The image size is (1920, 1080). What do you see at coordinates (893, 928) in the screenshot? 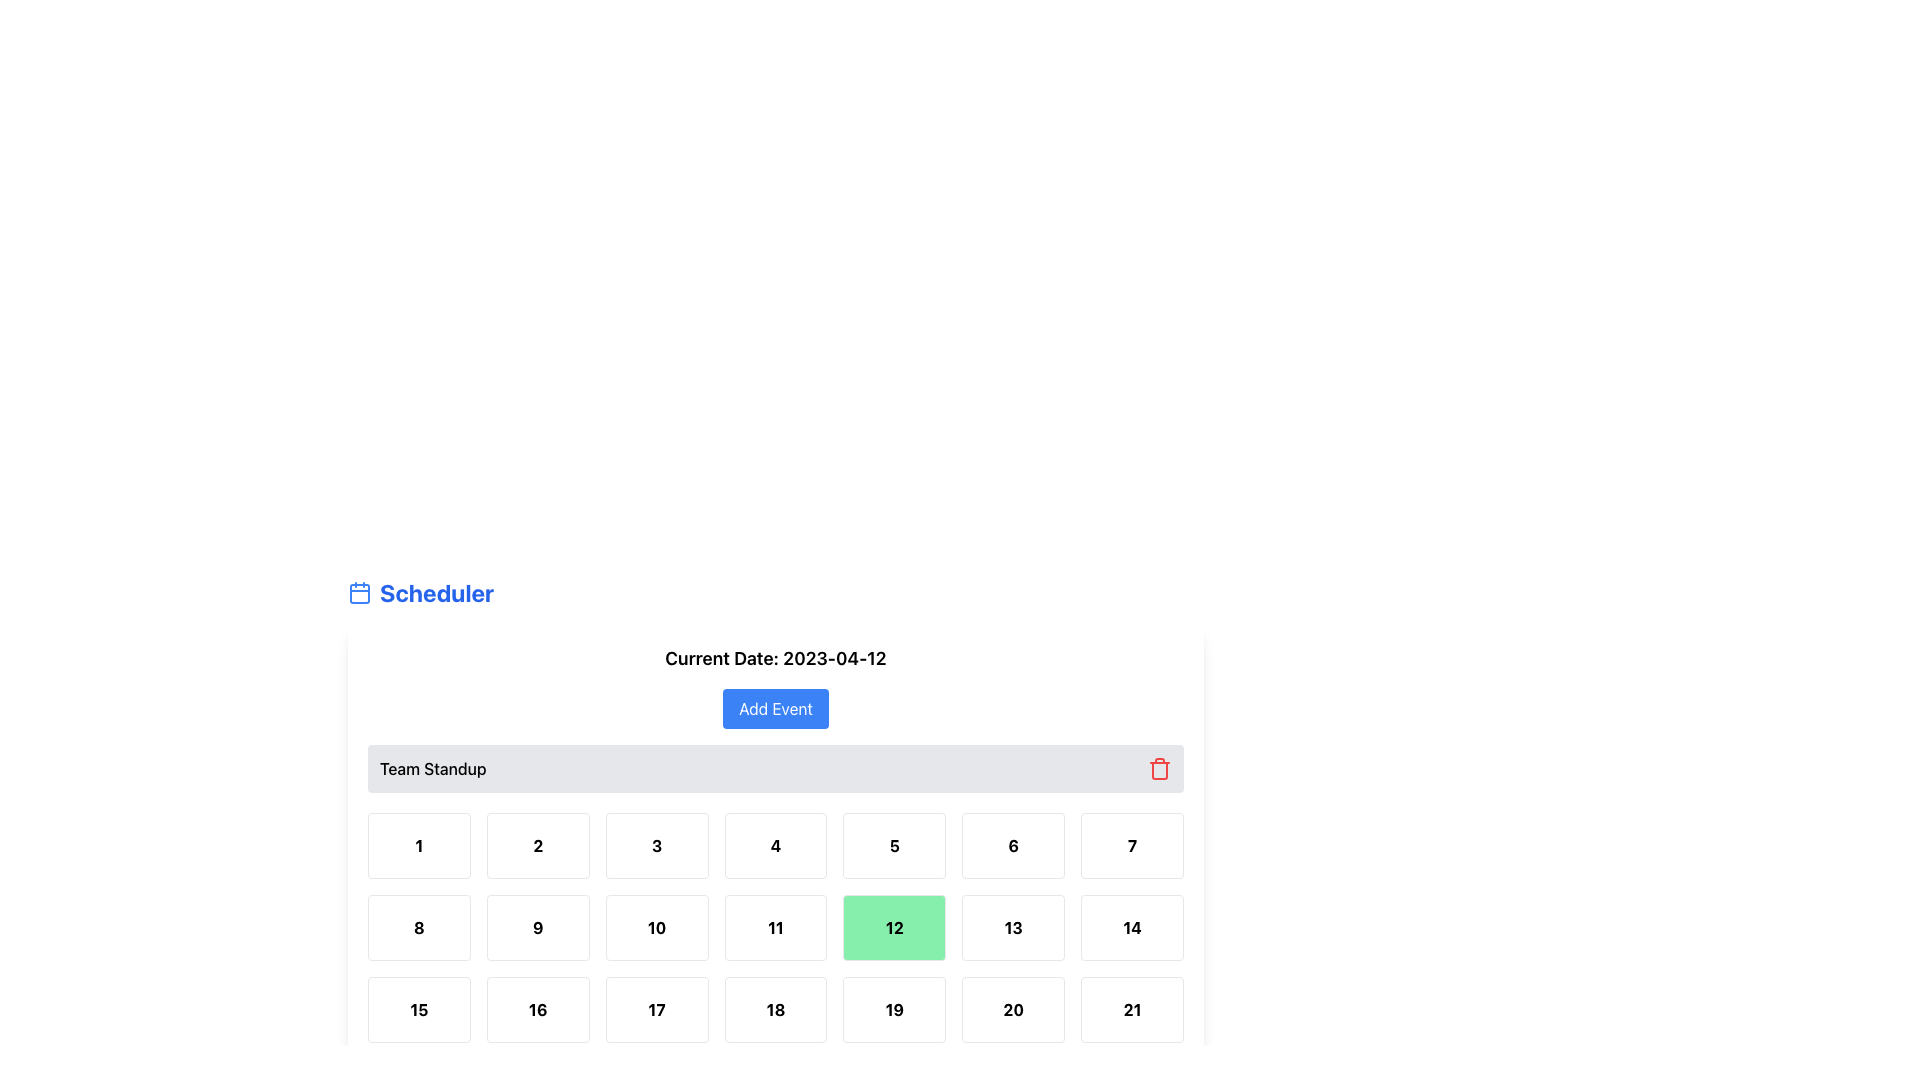
I see `to select or activate the twelfth item in the calendar grid located in the second row, fifth column` at bounding box center [893, 928].